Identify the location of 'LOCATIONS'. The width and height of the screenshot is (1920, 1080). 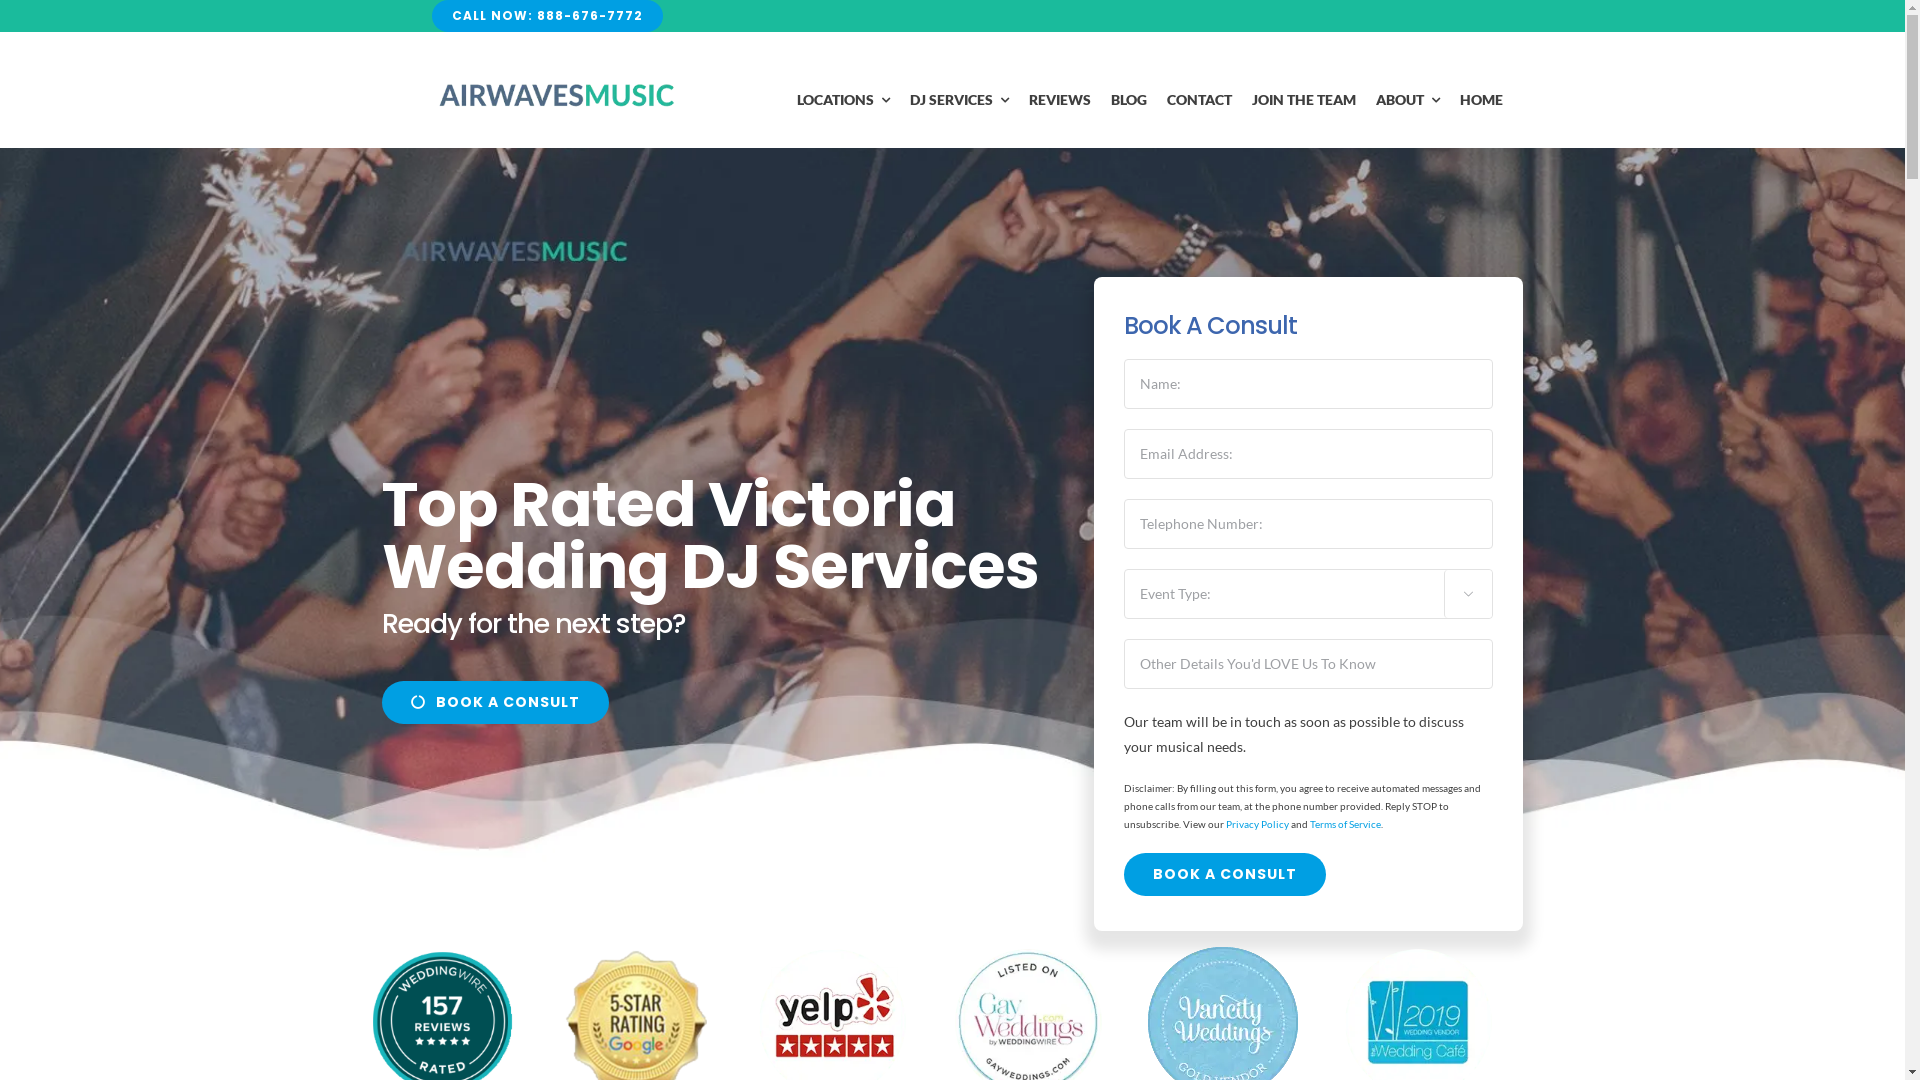
(843, 100).